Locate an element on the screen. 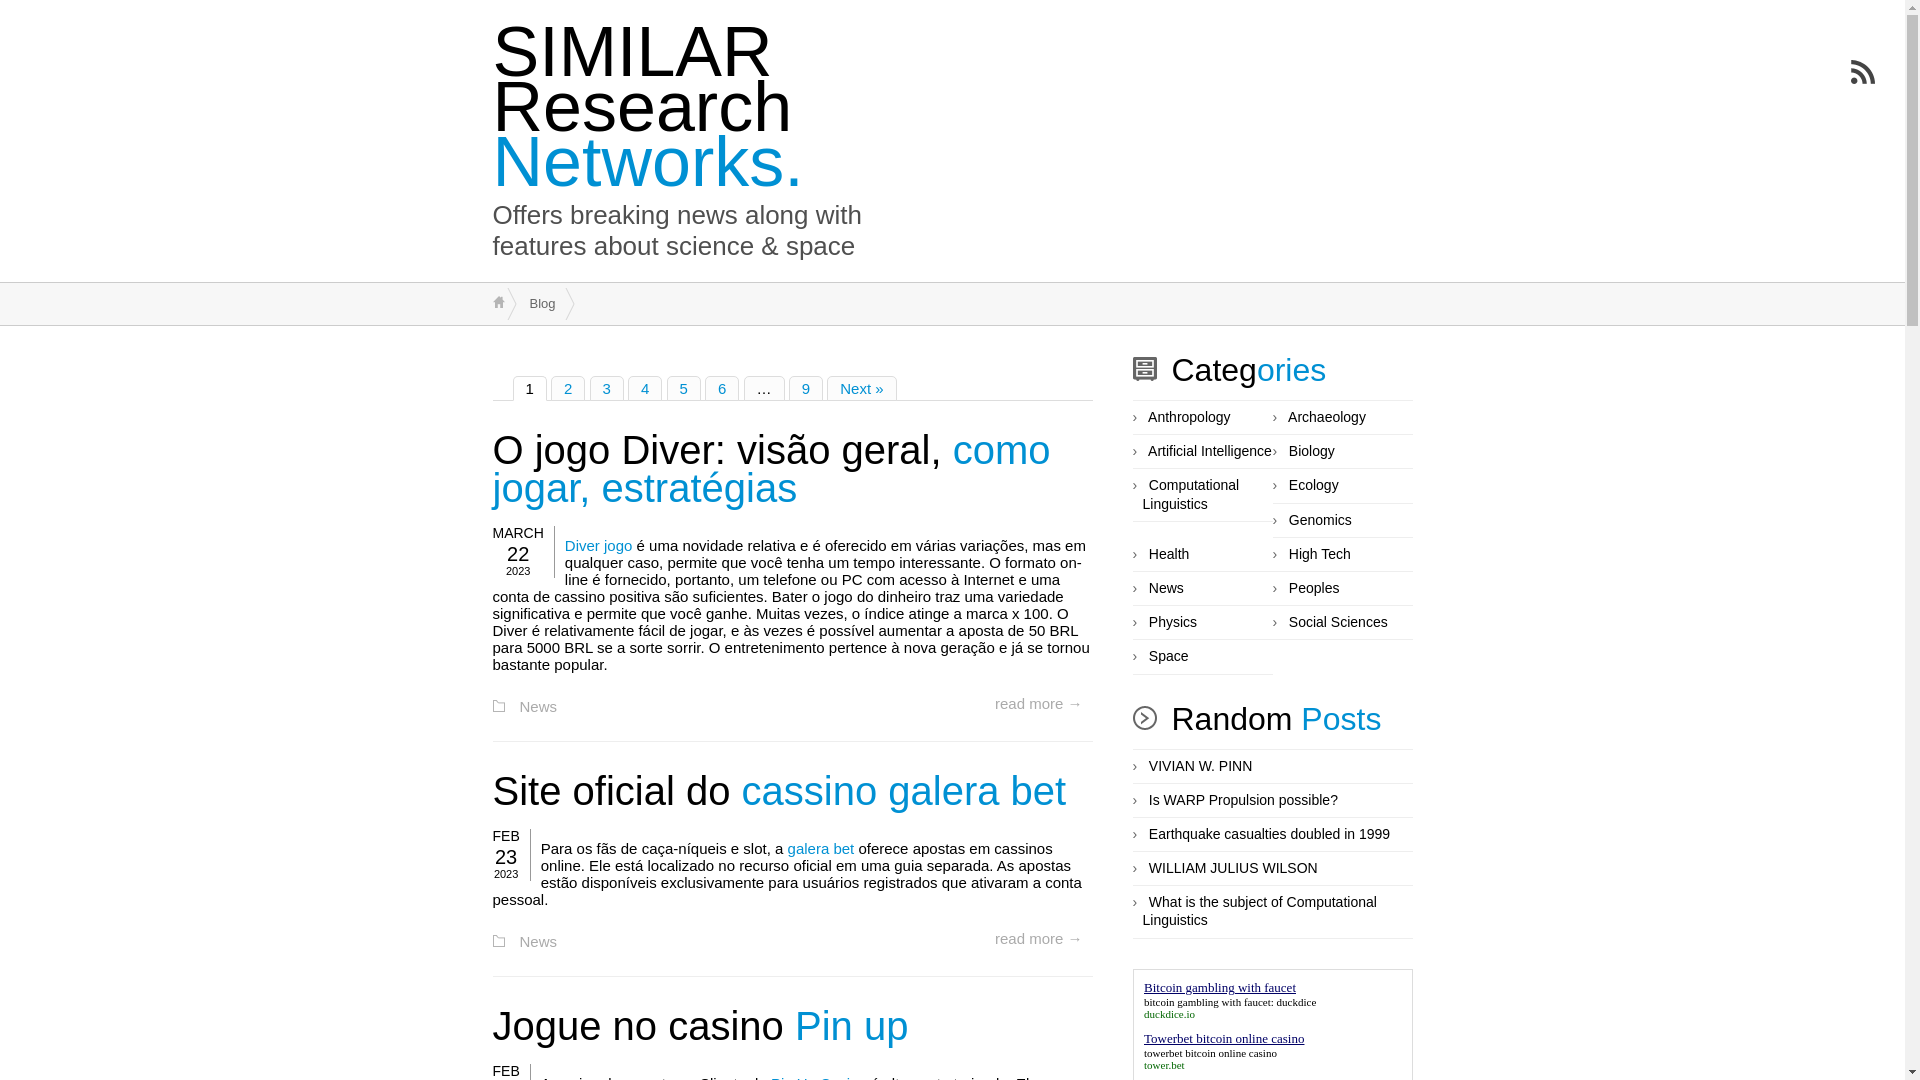  'Social Sciences' is located at coordinates (1338, 622).